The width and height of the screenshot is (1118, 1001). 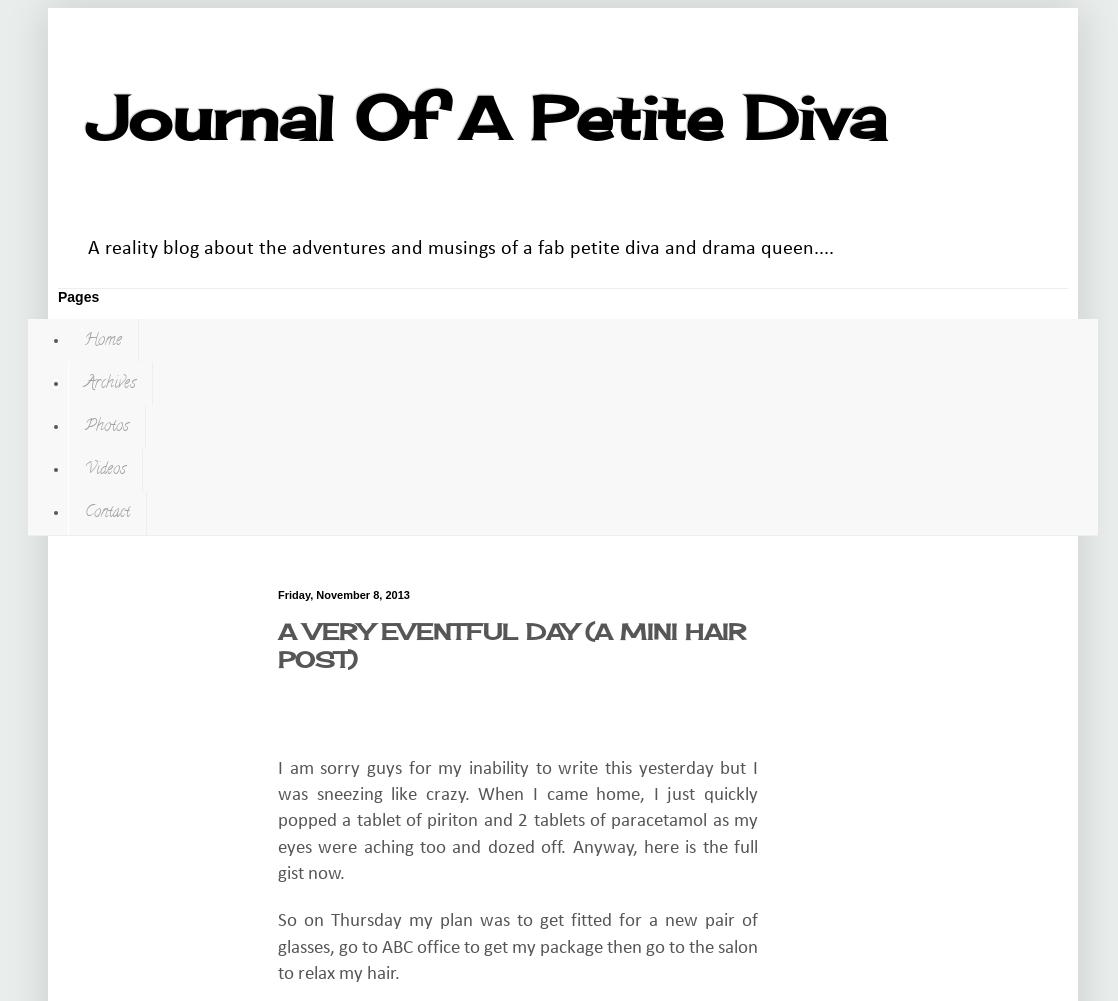 What do you see at coordinates (486, 116) in the screenshot?
I see `'Journal Of A Petite Diva'` at bounding box center [486, 116].